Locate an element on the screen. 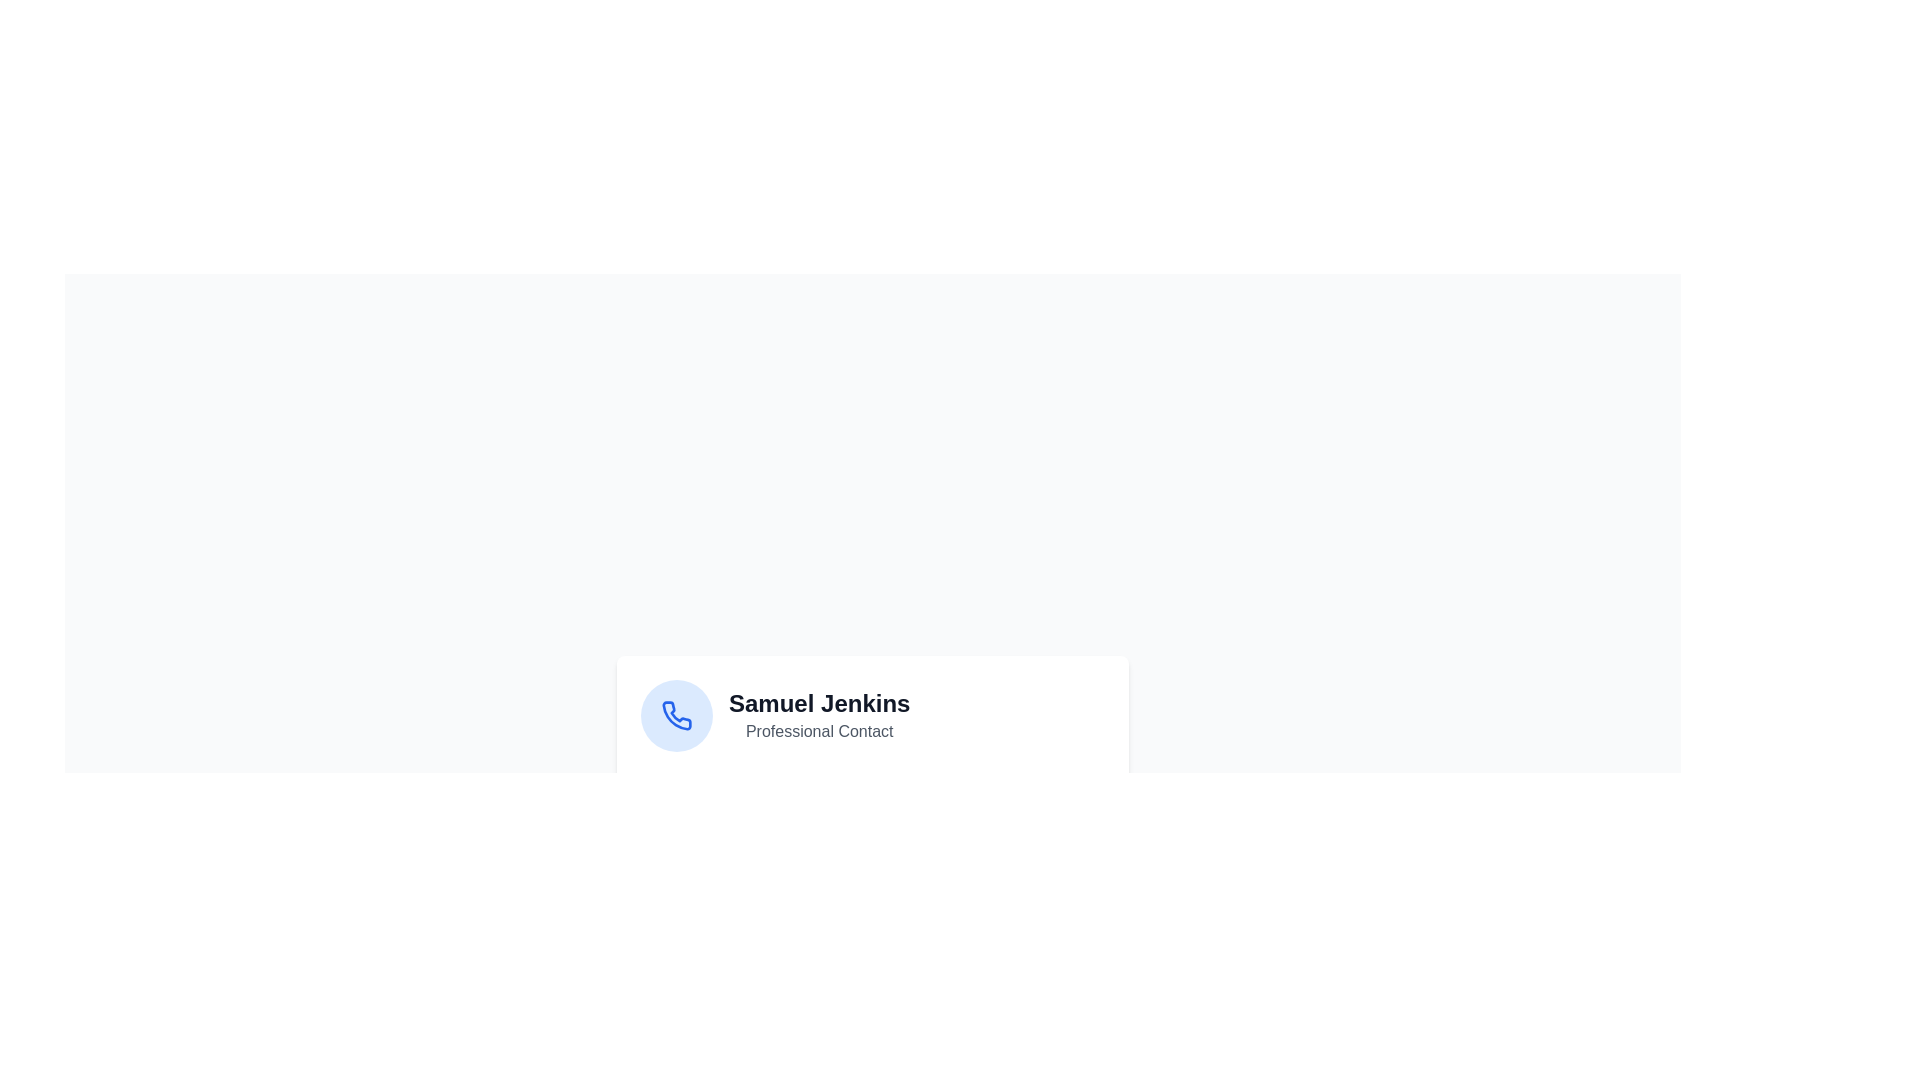 This screenshot has width=1920, height=1080. the blue outlined phone icon within the light blue circular background to initiate a call or view contact details is located at coordinates (676, 715).